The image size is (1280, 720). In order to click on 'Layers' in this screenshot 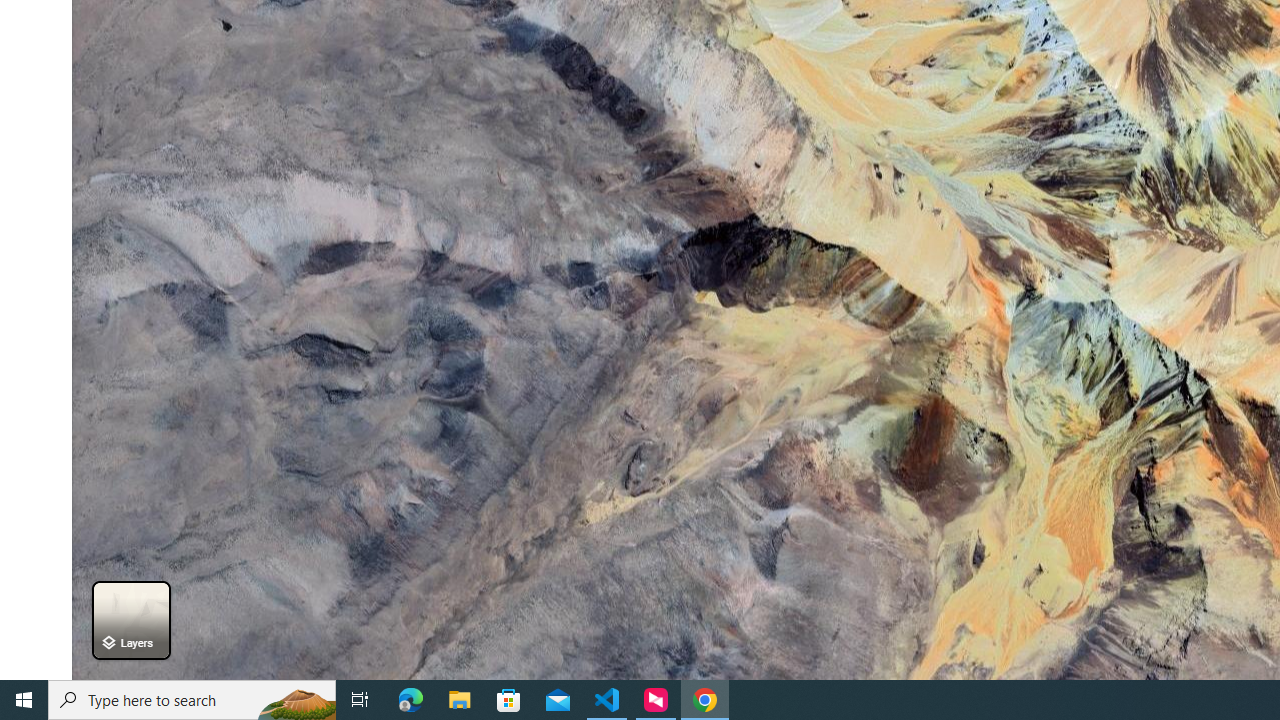, I will do `click(130, 619)`.